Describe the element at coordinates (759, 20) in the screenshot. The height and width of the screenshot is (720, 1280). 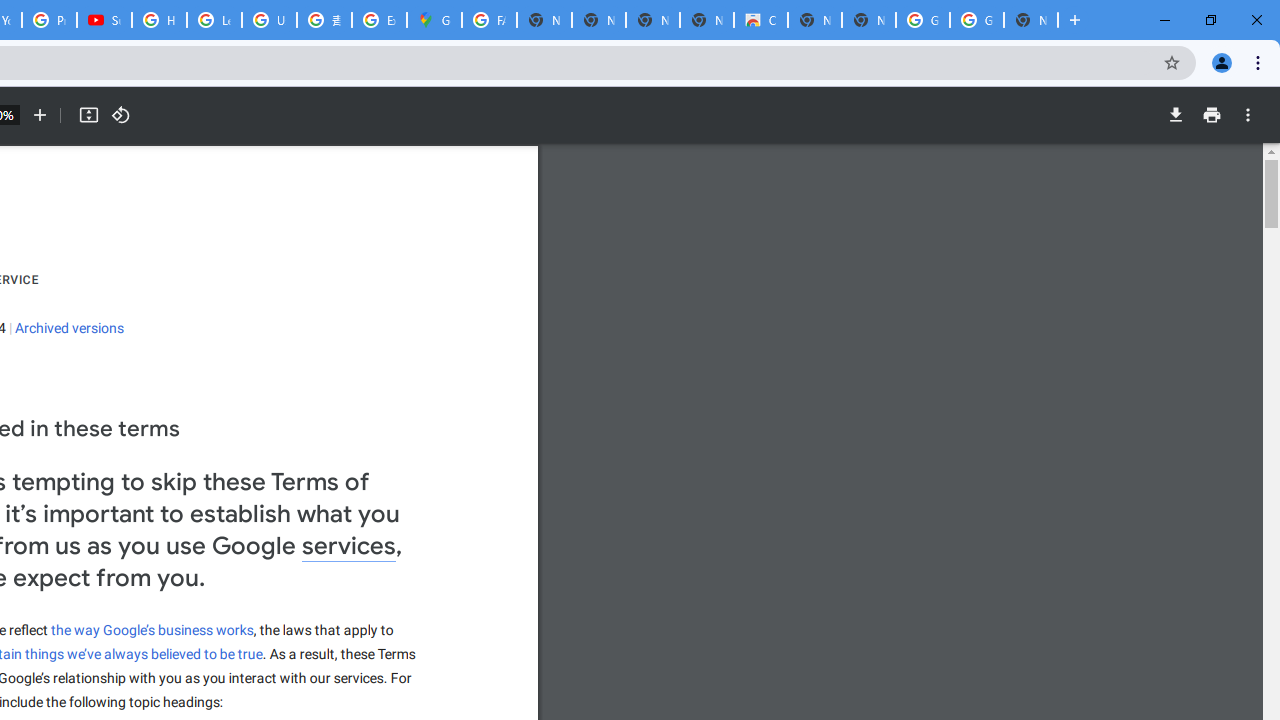
I see `'Chrome Web Store'` at that location.